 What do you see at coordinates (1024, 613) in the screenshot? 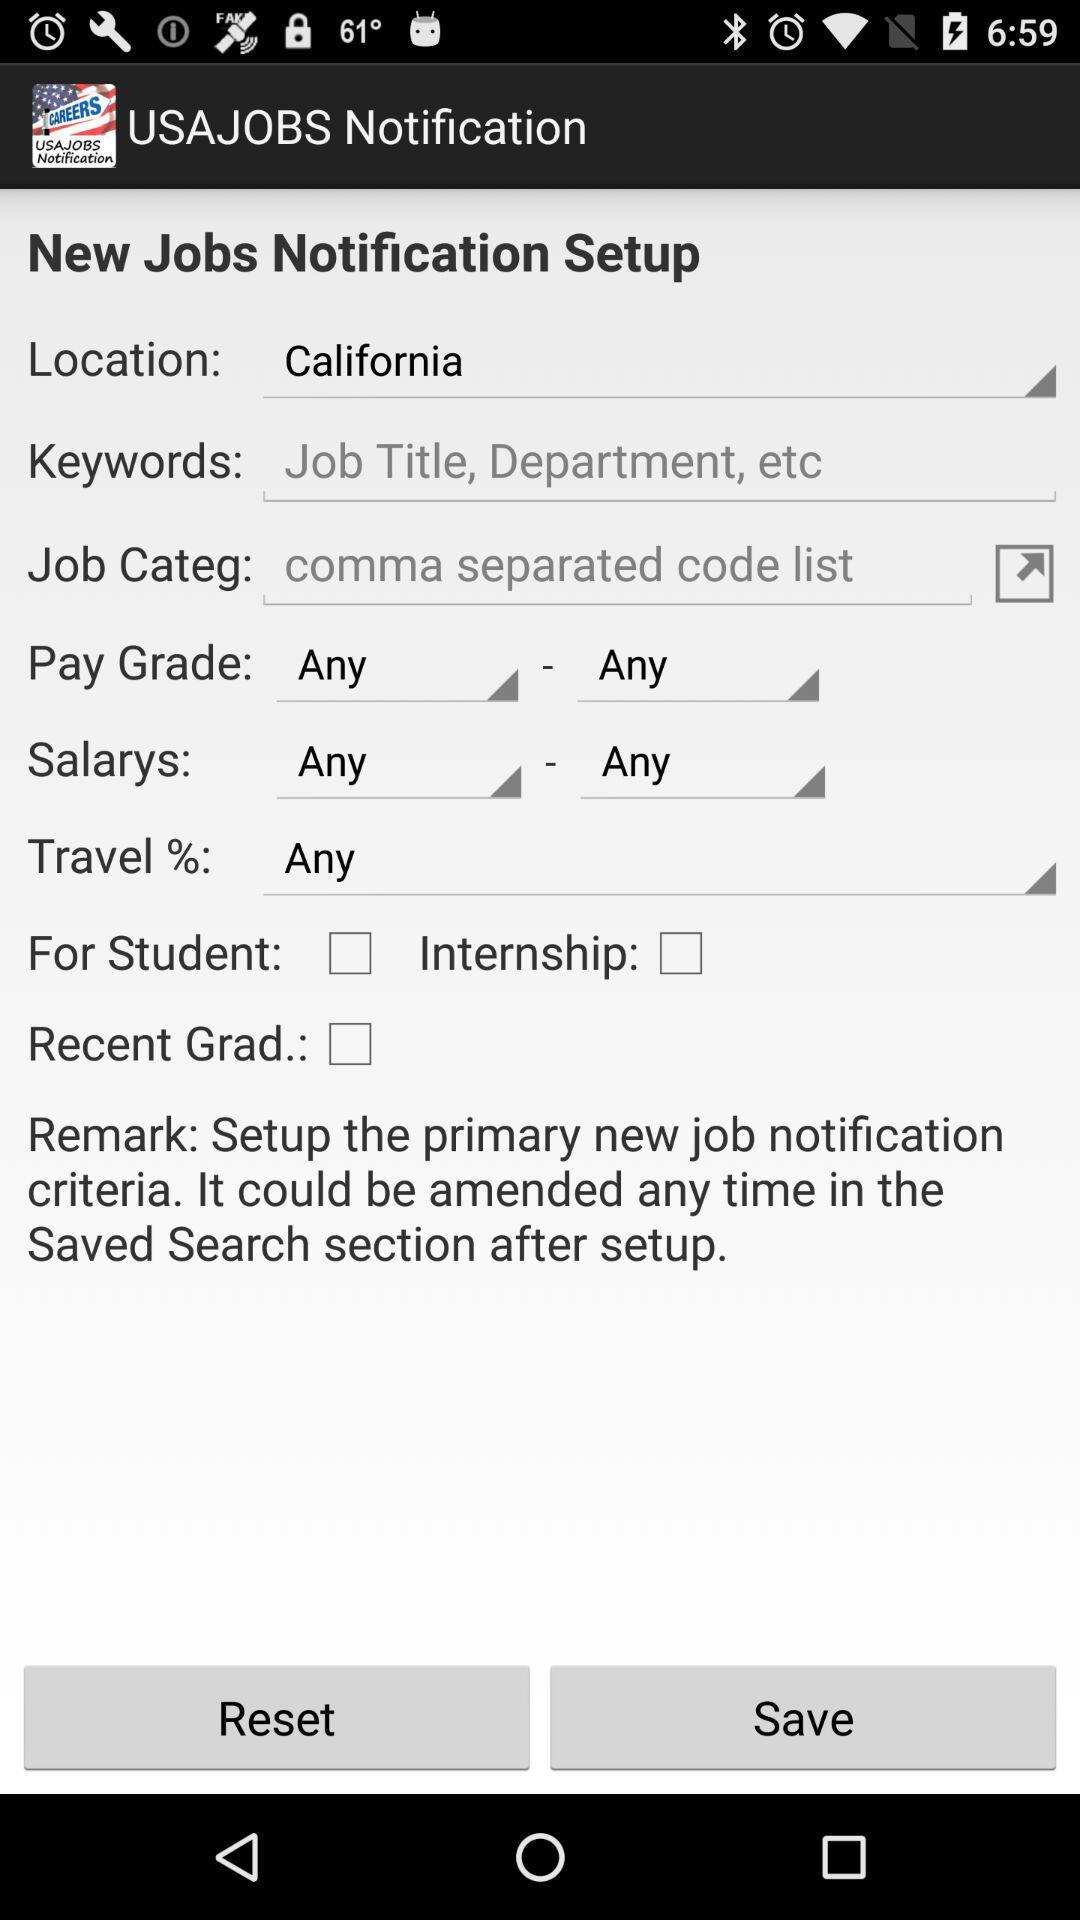
I see `the launch icon` at bounding box center [1024, 613].